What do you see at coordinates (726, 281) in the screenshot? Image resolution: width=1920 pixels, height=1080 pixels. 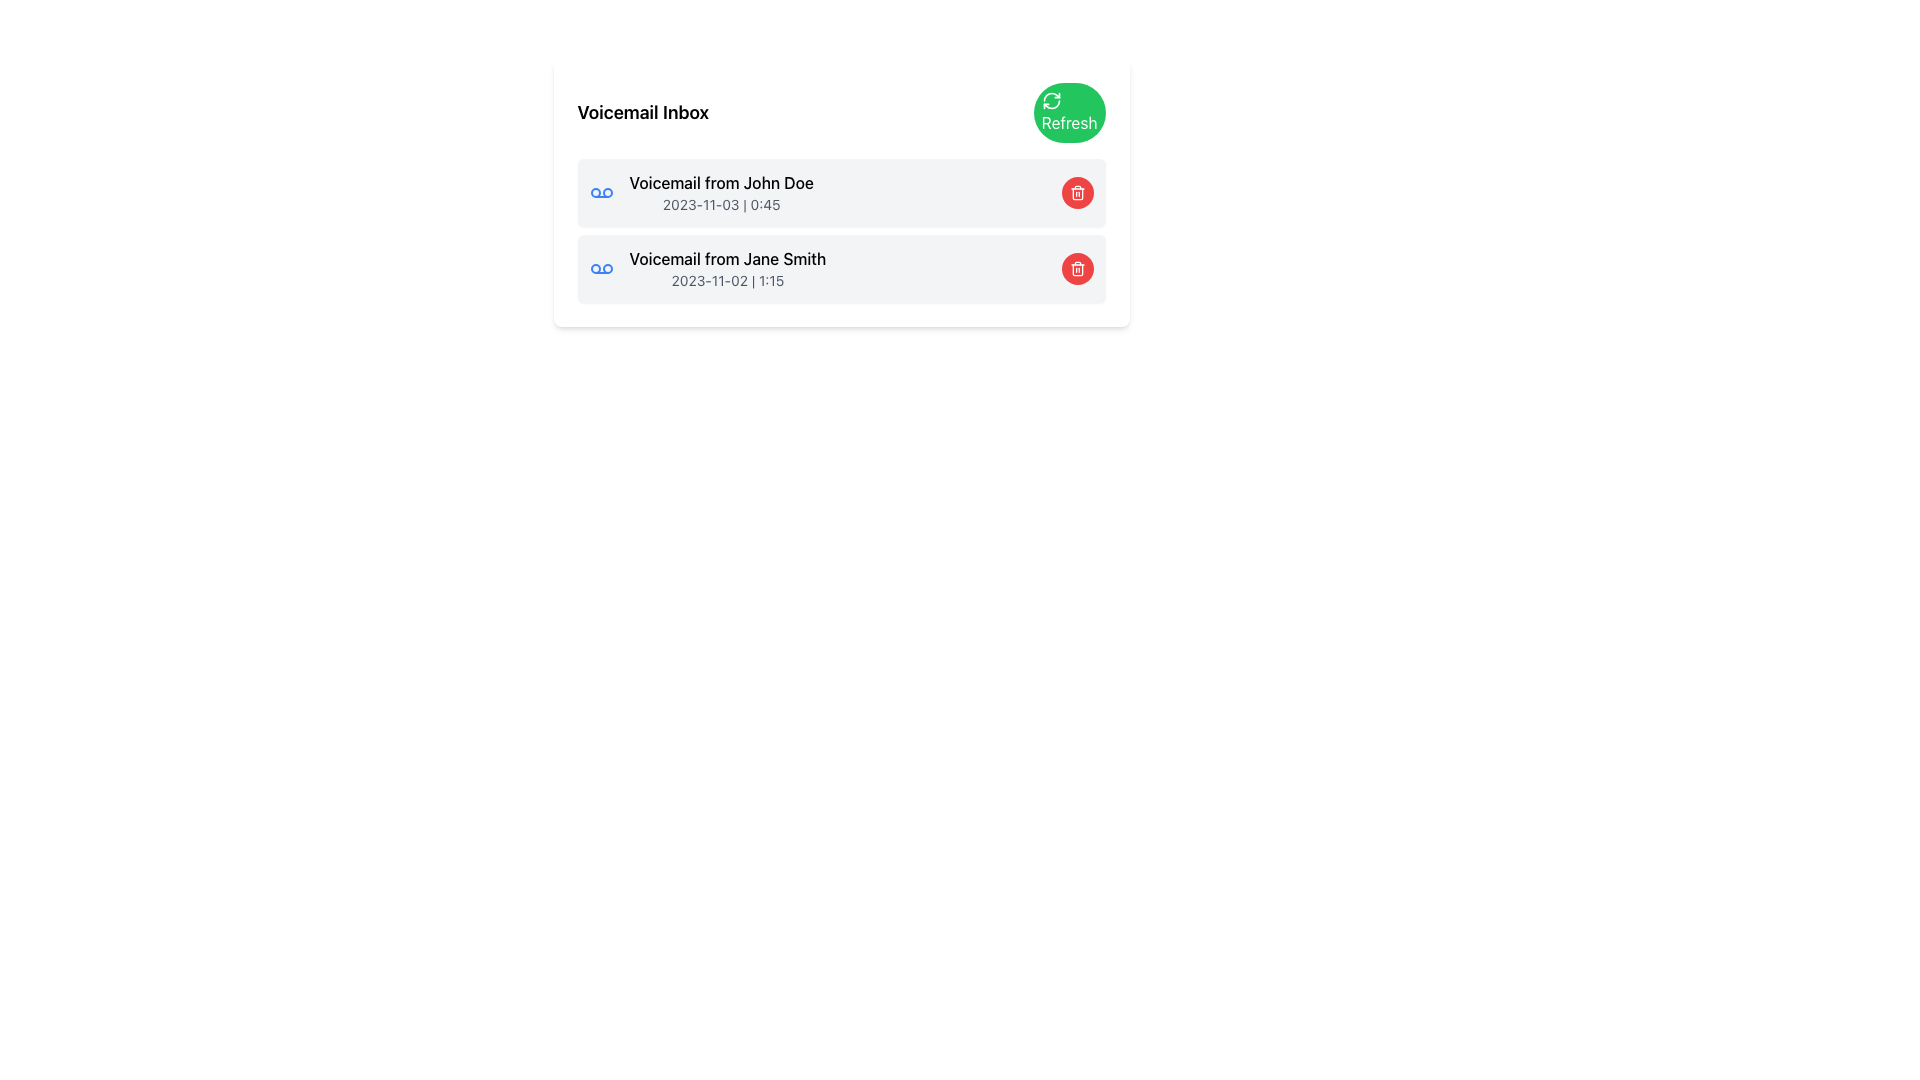 I see `the text label displaying the date and time '2023-11-02 | 1:15', which is located below the title 'Voicemail from Jane Smith' in the voicemail list` at bounding box center [726, 281].